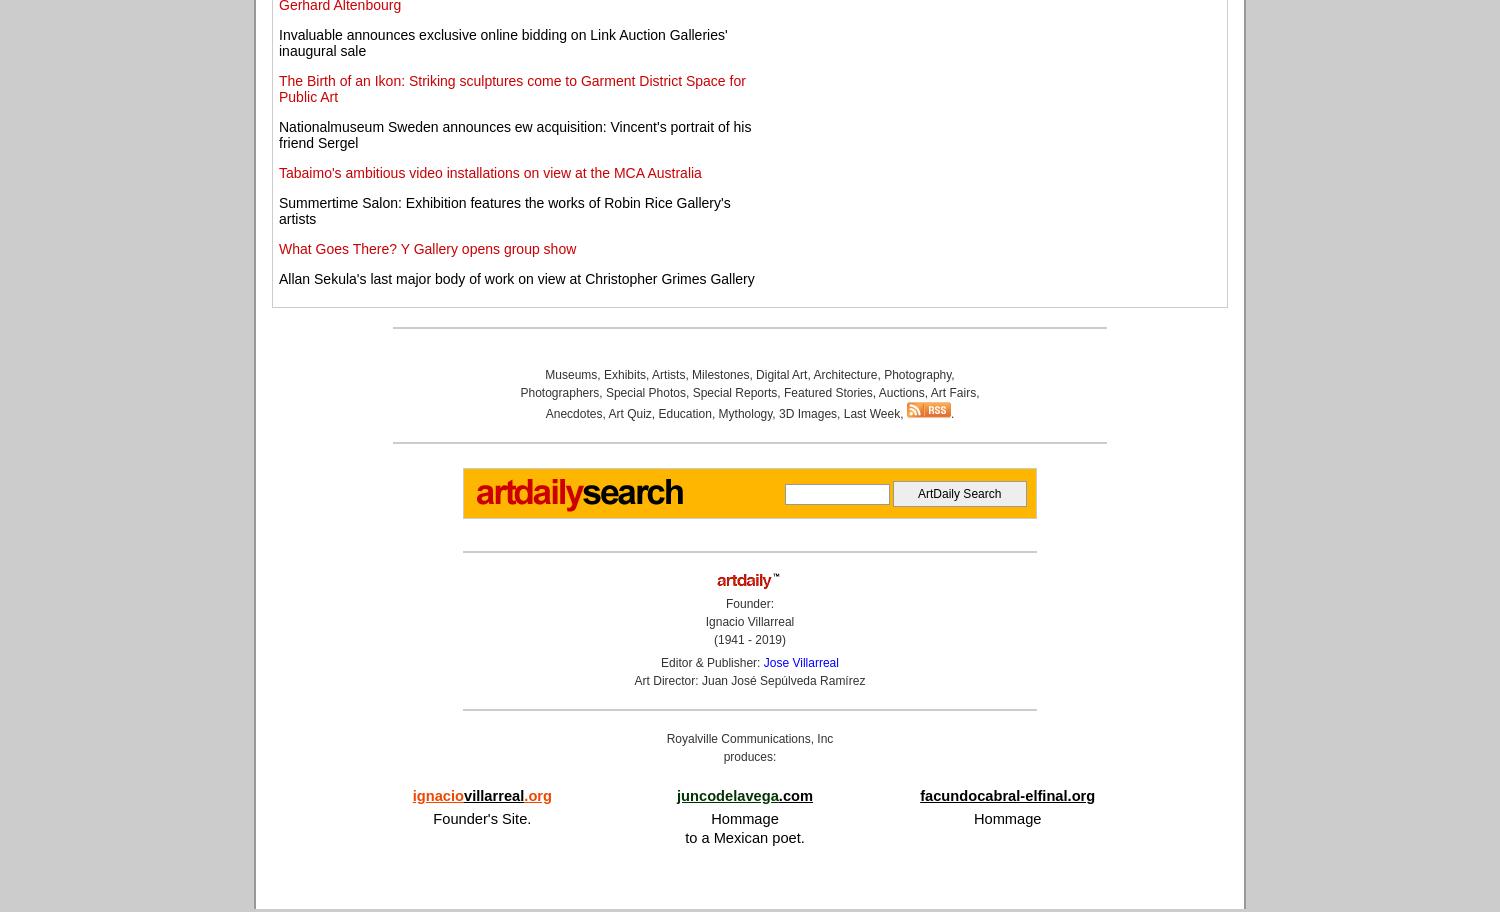  Describe the element at coordinates (492, 794) in the screenshot. I see `'villarreal'` at that location.